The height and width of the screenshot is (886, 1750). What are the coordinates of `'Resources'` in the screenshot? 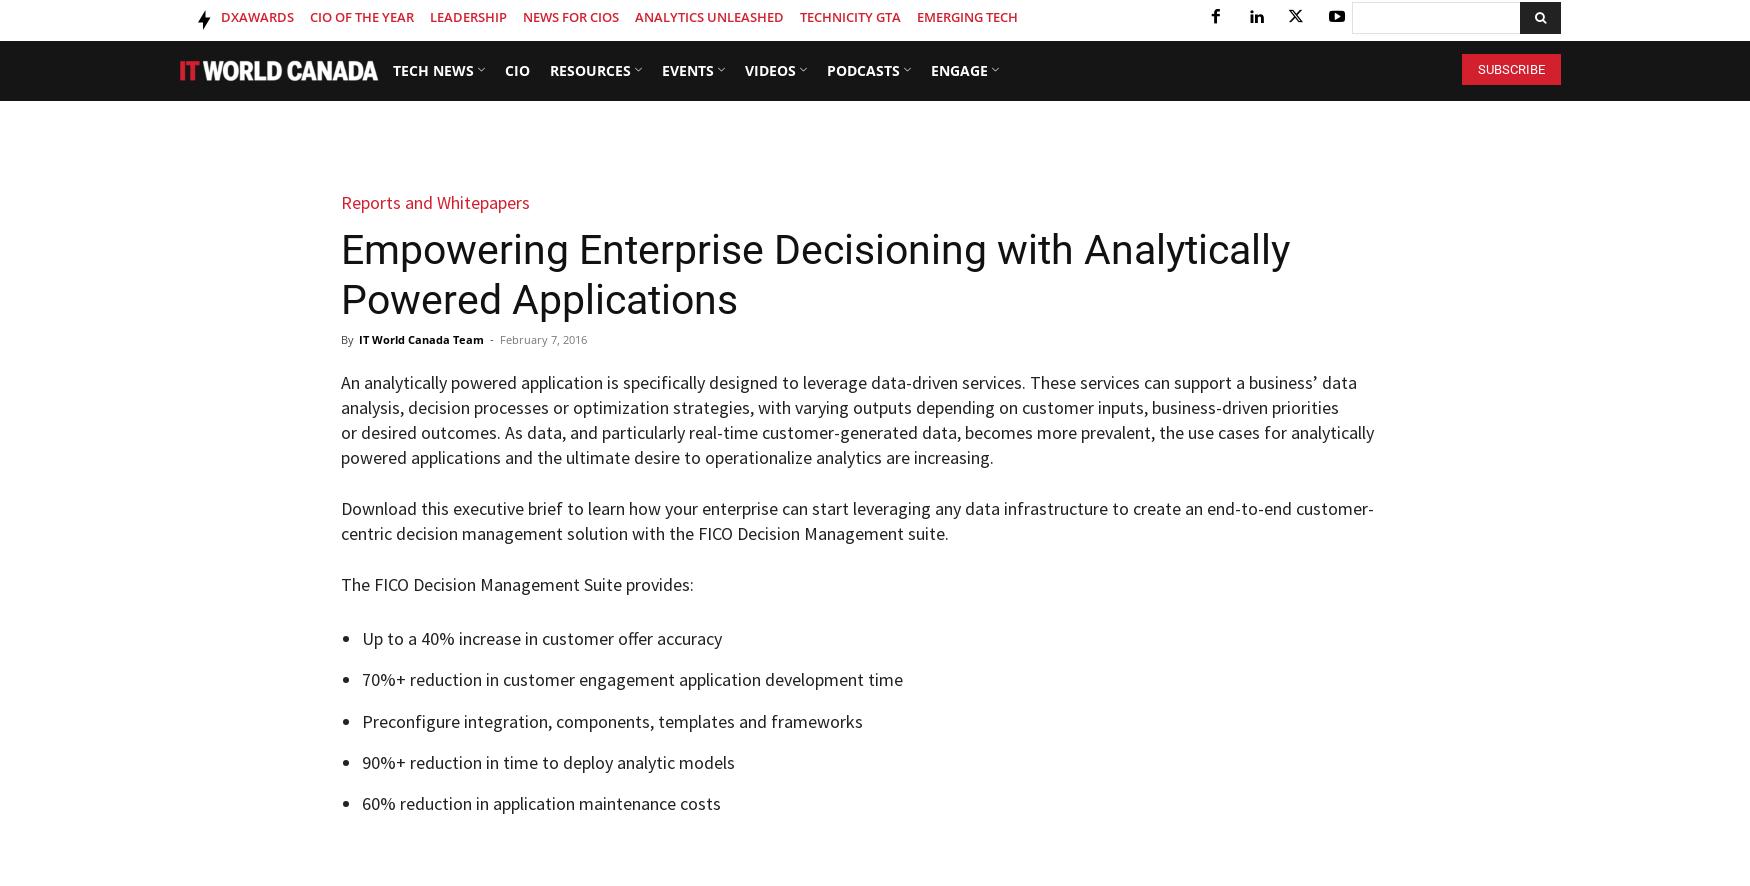 It's located at (590, 69).